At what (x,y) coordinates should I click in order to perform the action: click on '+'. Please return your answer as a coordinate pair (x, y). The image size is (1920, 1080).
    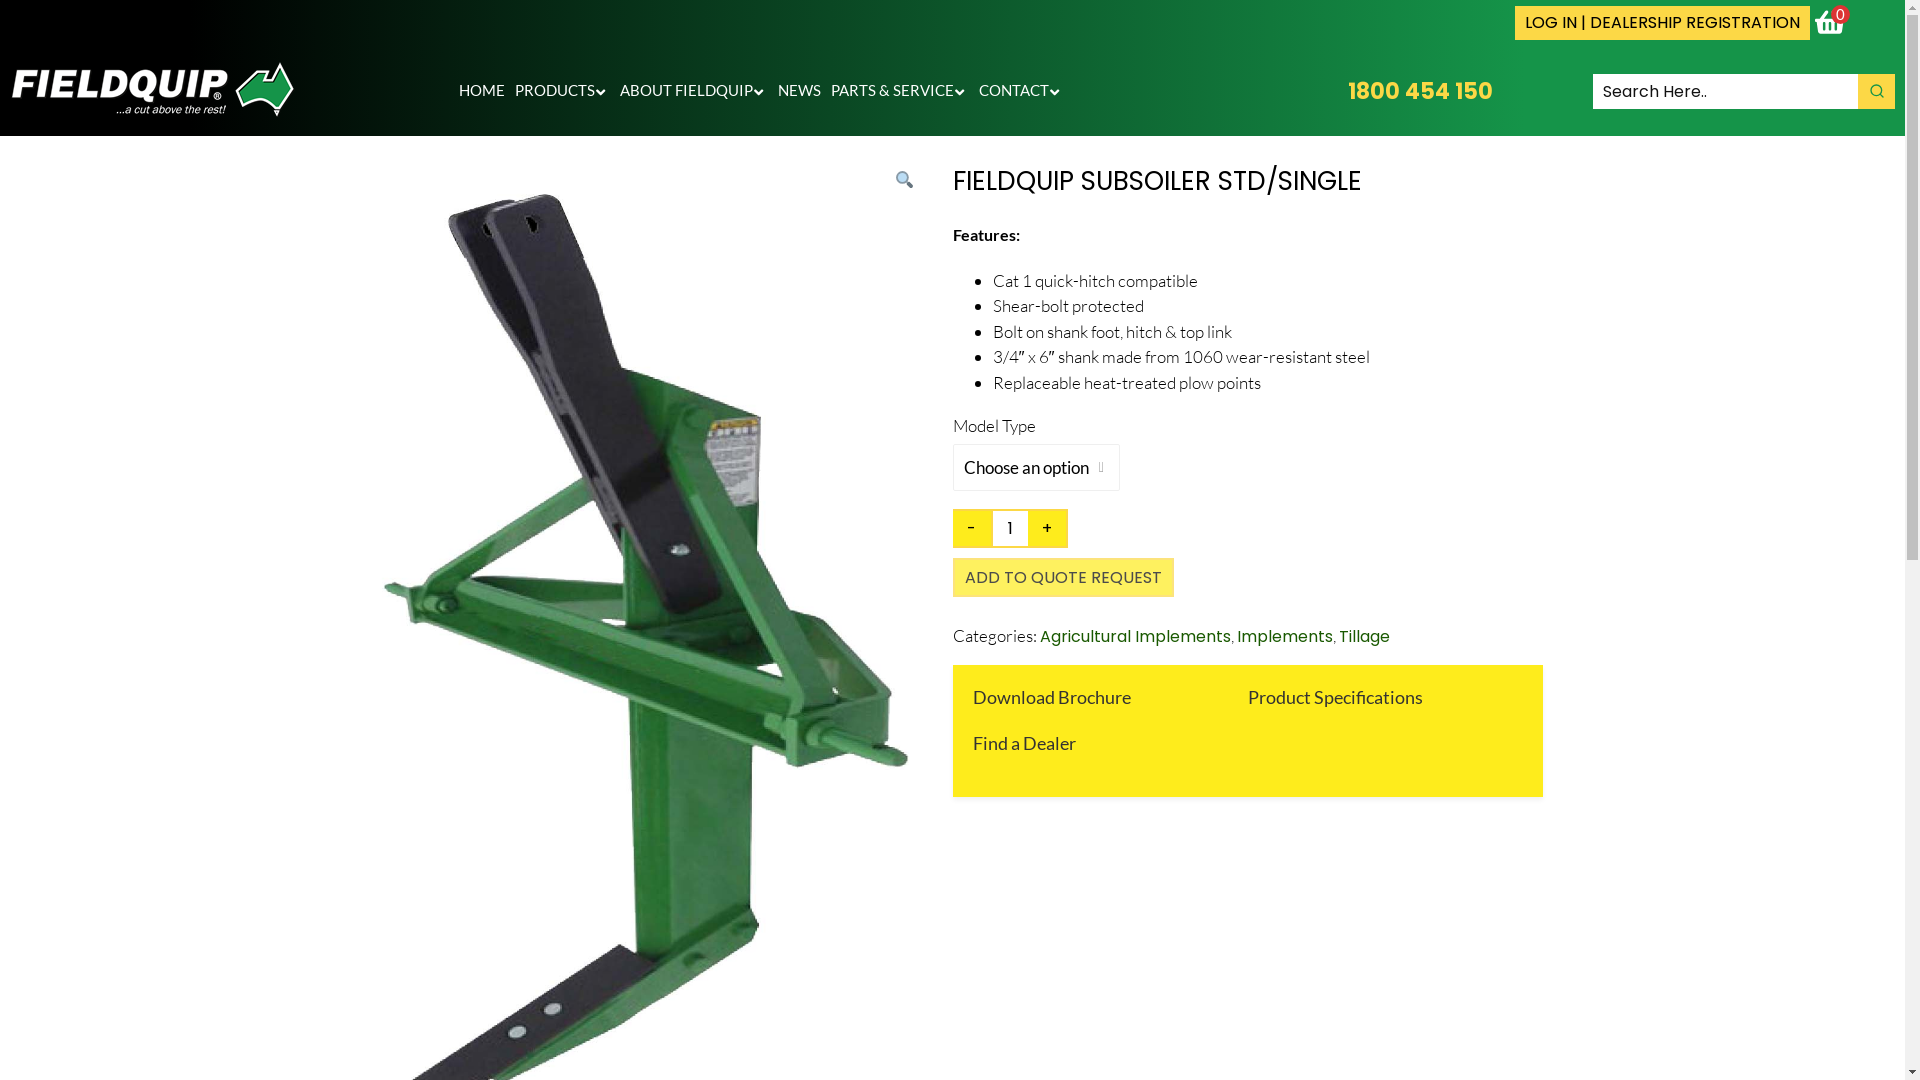
    Looking at the image, I should click on (1046, 527).